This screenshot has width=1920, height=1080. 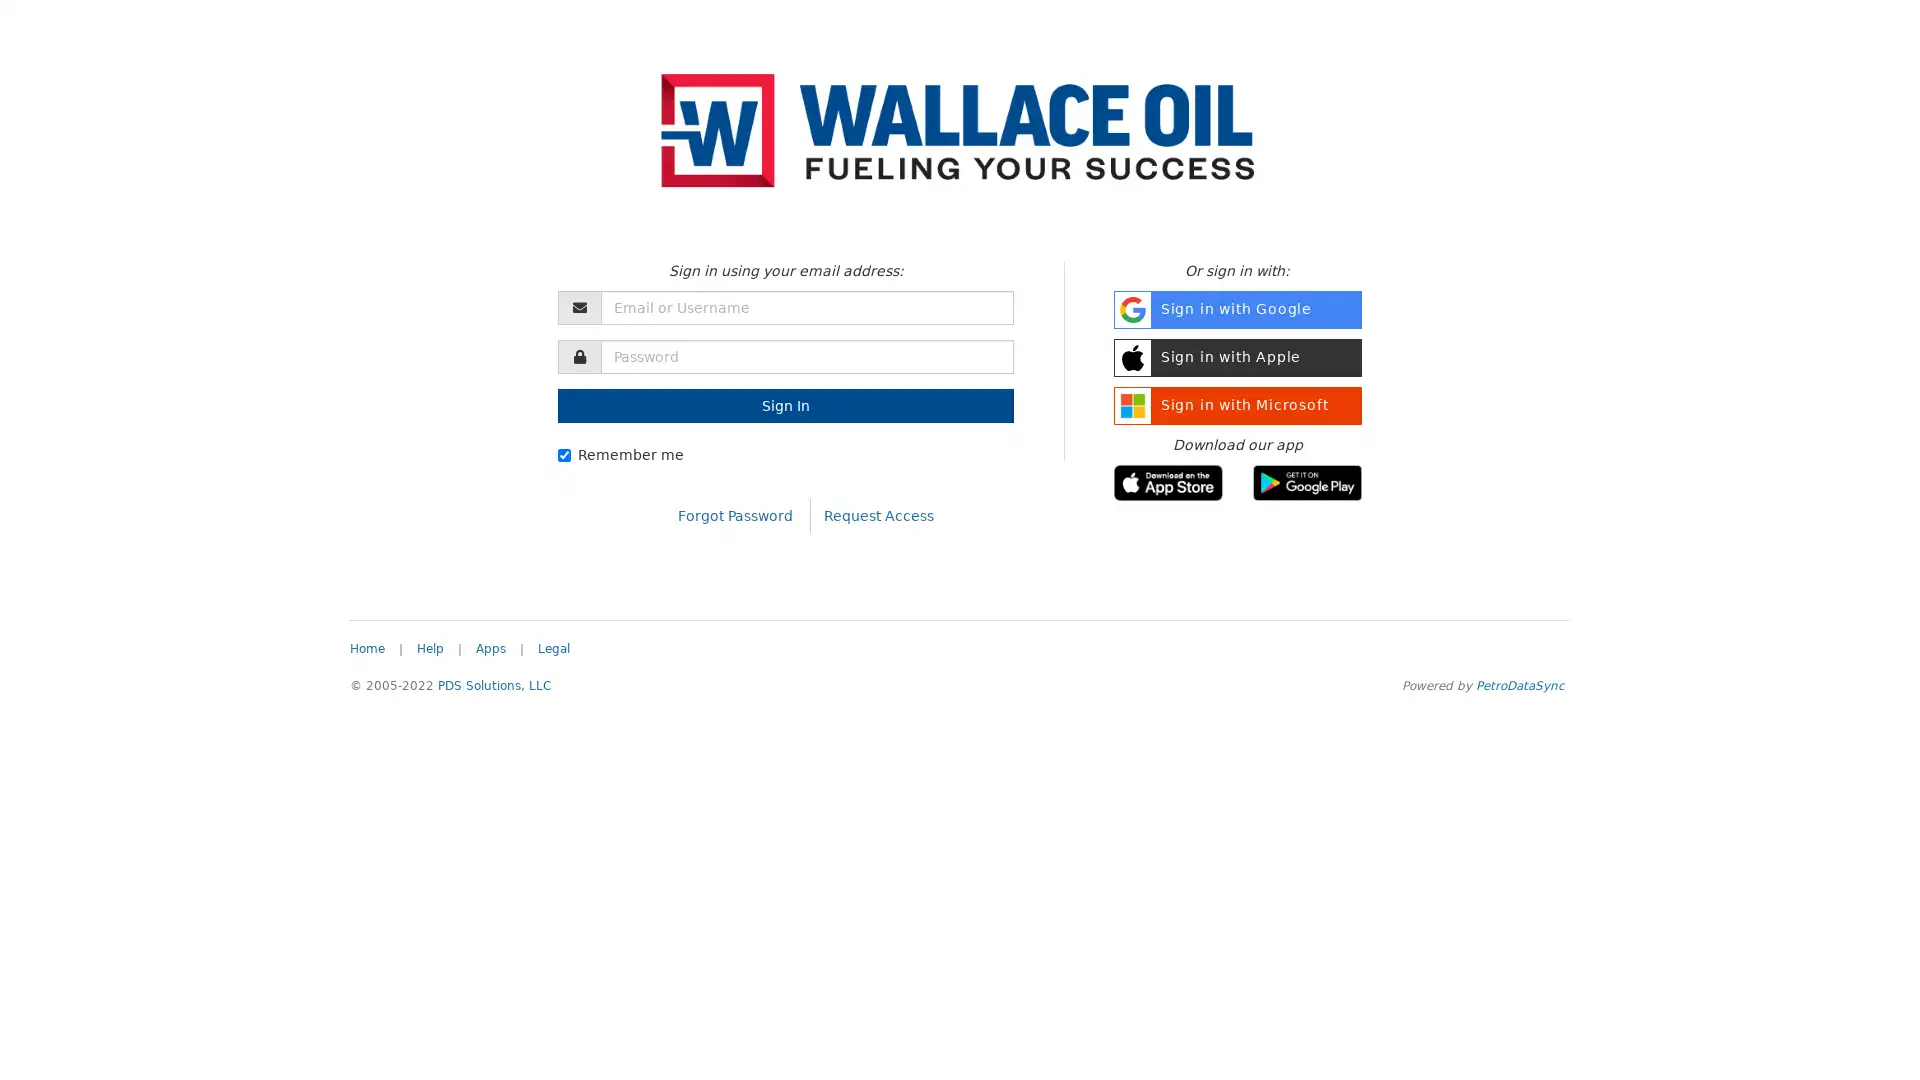 What do you see at coordinates (878, 514) in the screenshot?
I see `Request Access` at bounding box center [878, 514].